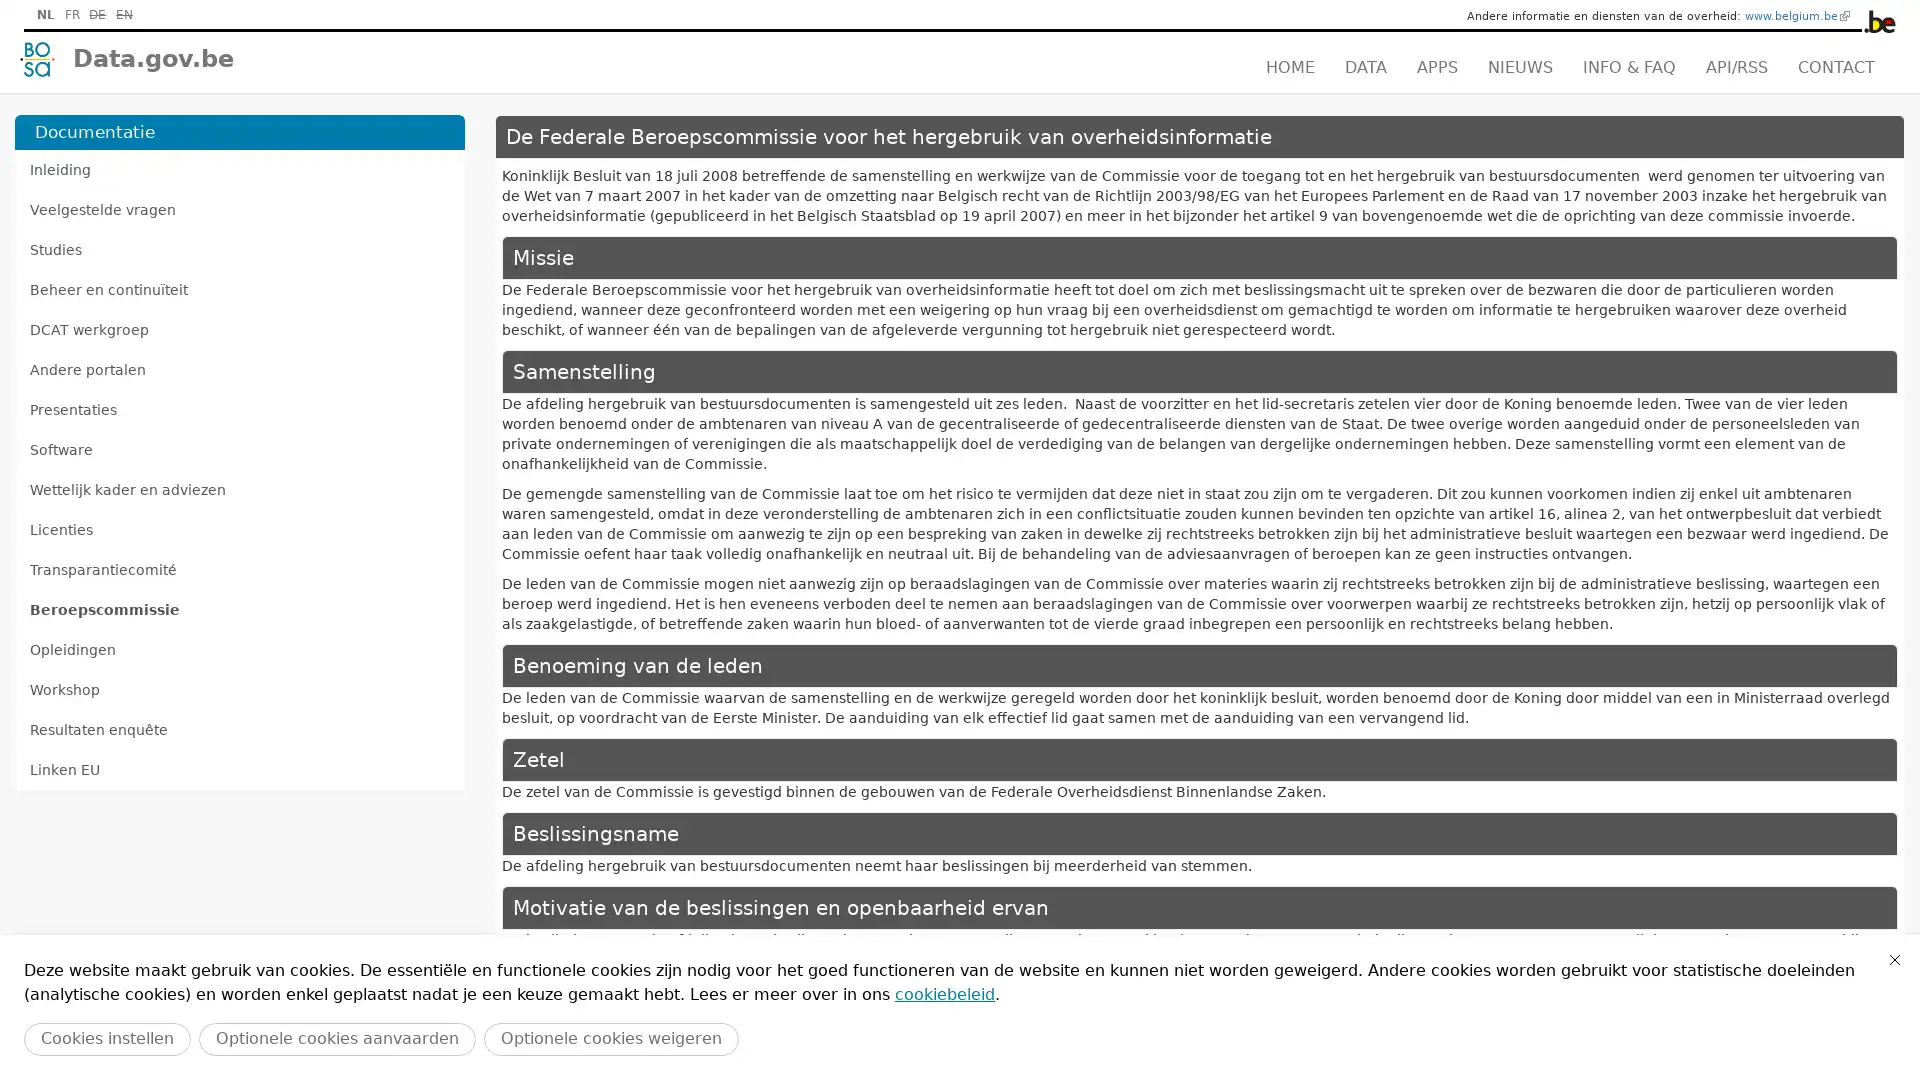  I want to click on Sluiten, so click(1894, 959).